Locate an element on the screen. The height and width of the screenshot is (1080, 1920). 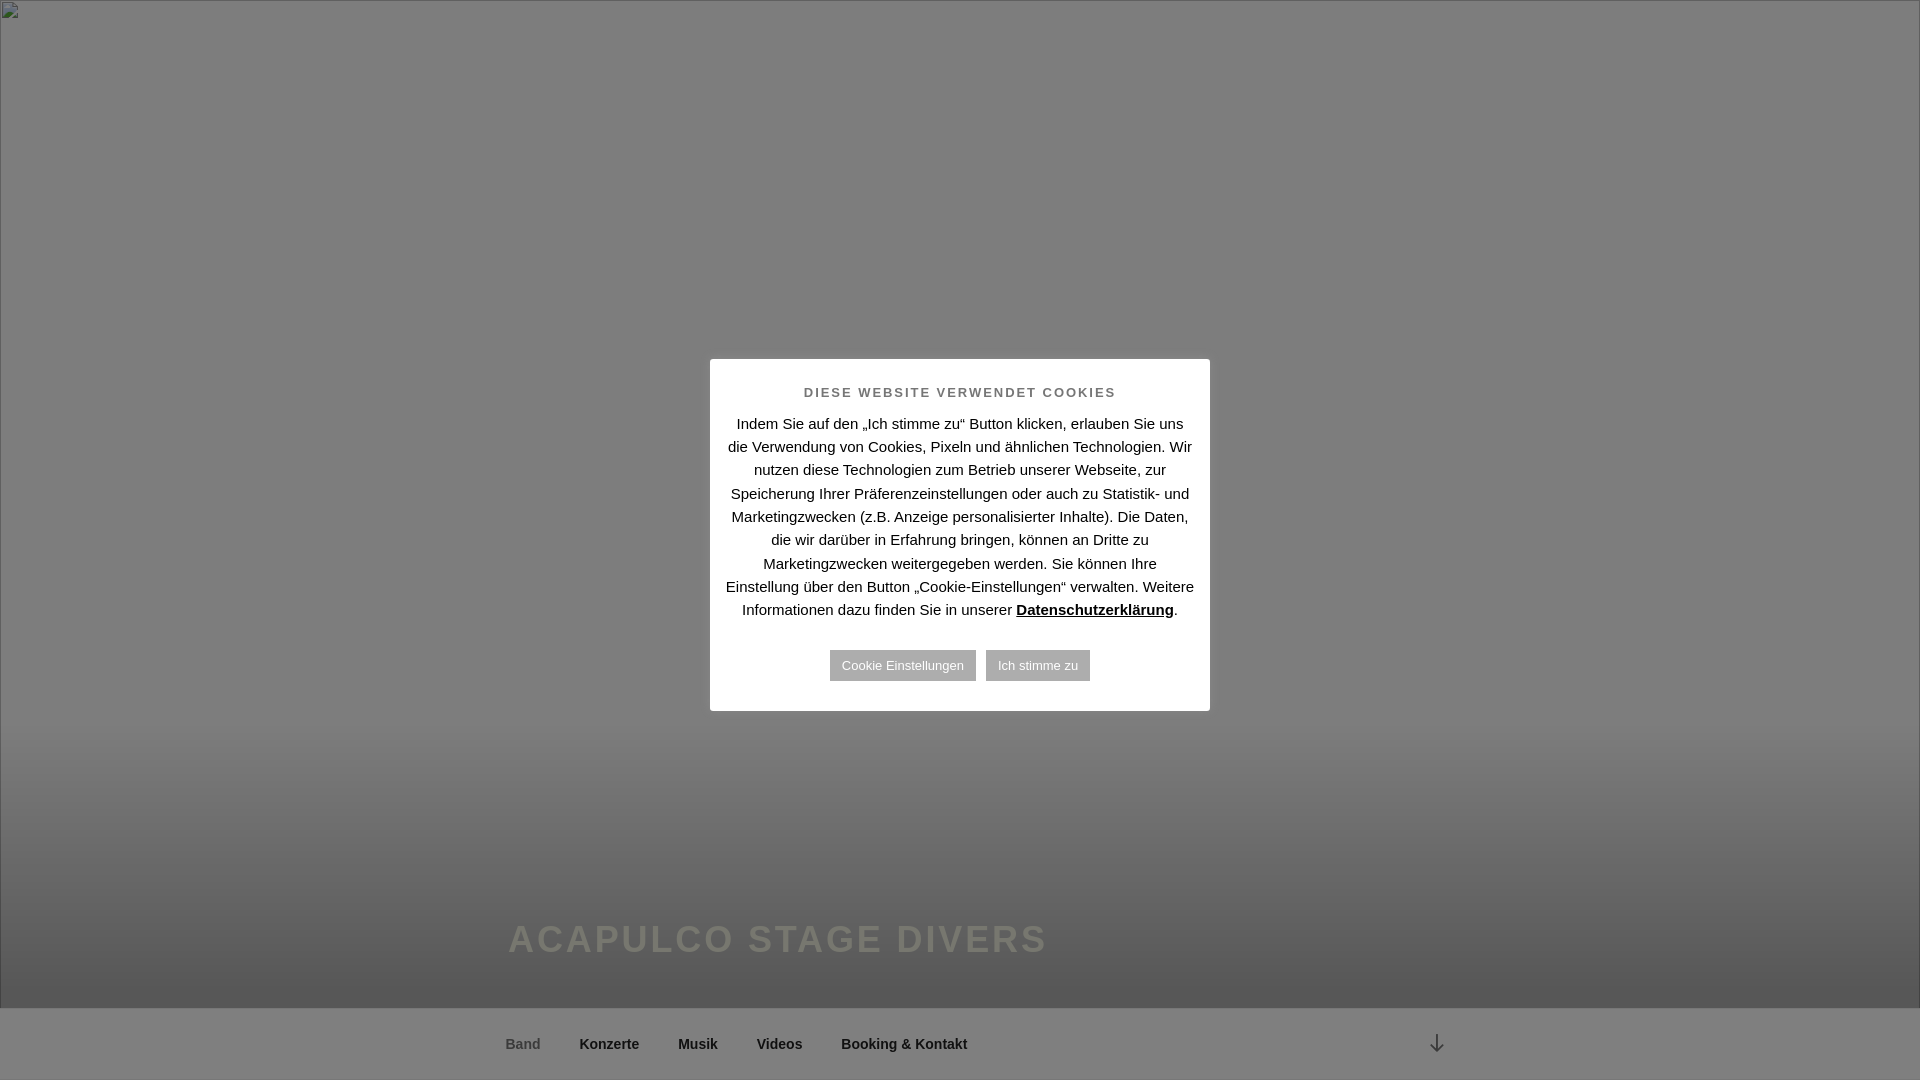
'Cookie Einstellungen' is located at coordinates (830, 665).